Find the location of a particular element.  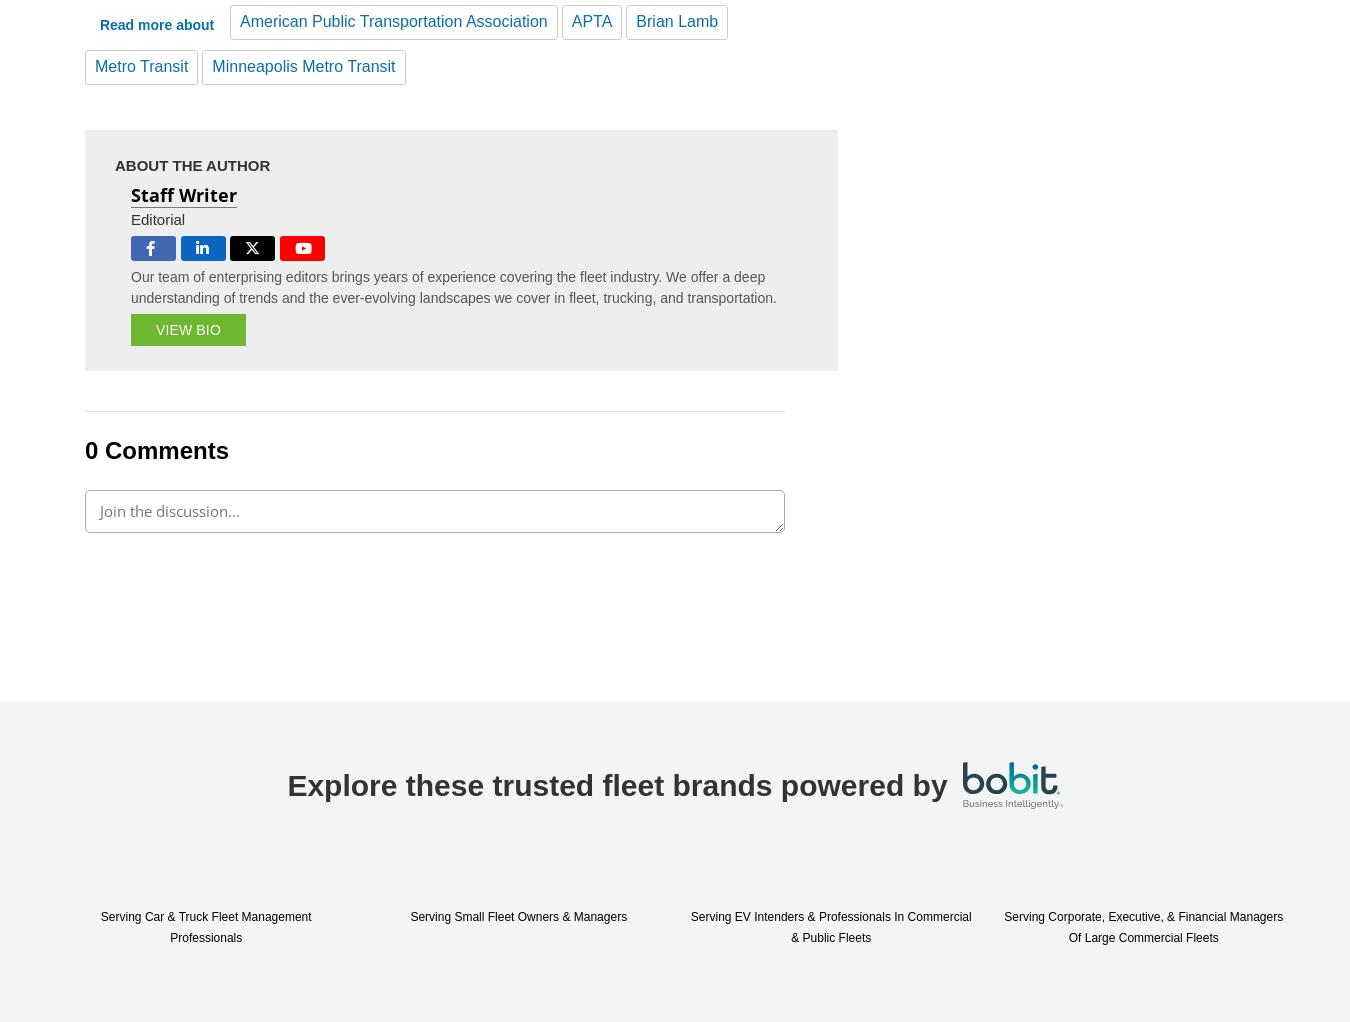

'Our team of enterprising editors brings years of experience covering the fleet industry. We offer a deep understanding of trends and the ever-evolving landscapes we cover in fleet, trucking, and transportation.' is located at coordinates (456, 286).